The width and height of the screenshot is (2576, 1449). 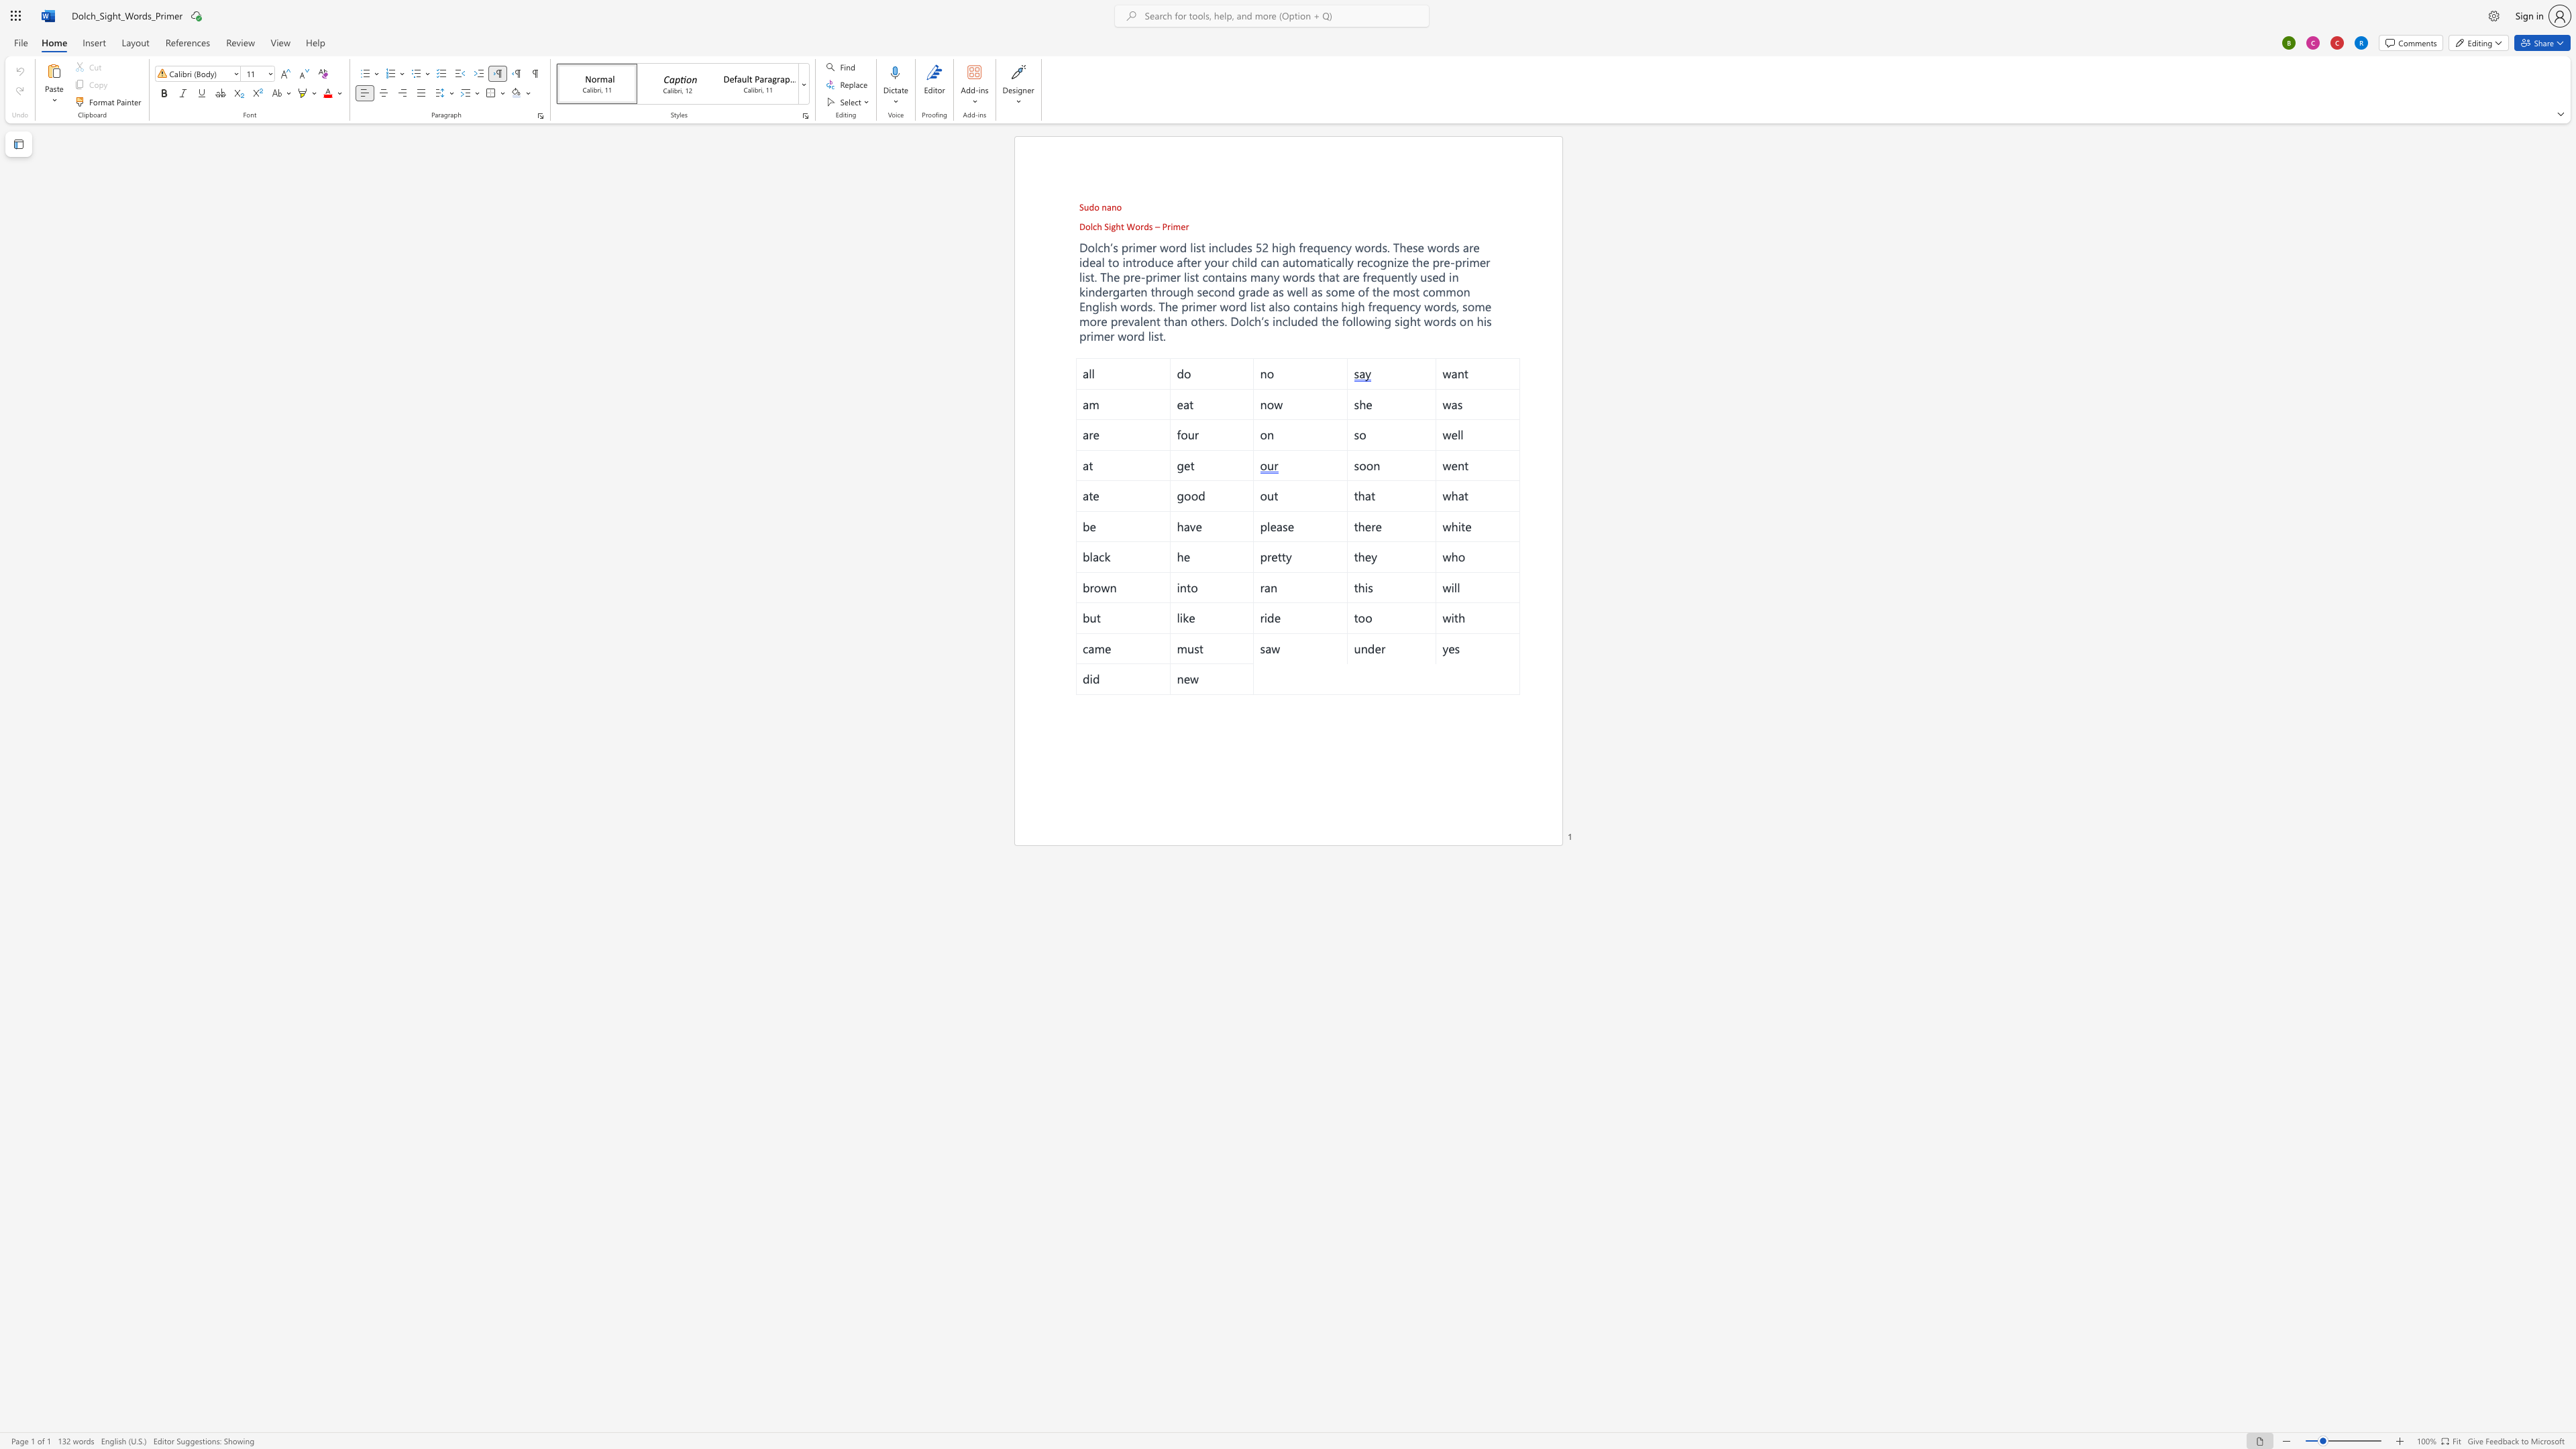 What do you see at coordinates (1415, 307) in the screenshot?
I see `the subset text "y words, some more prevalent than others. Dolch’s included the following sight words on" within the text "high frequency words, some more prevalent than others. Dolch’s included the following sight words on his primer word list."` at bounding box center [1415, 307].